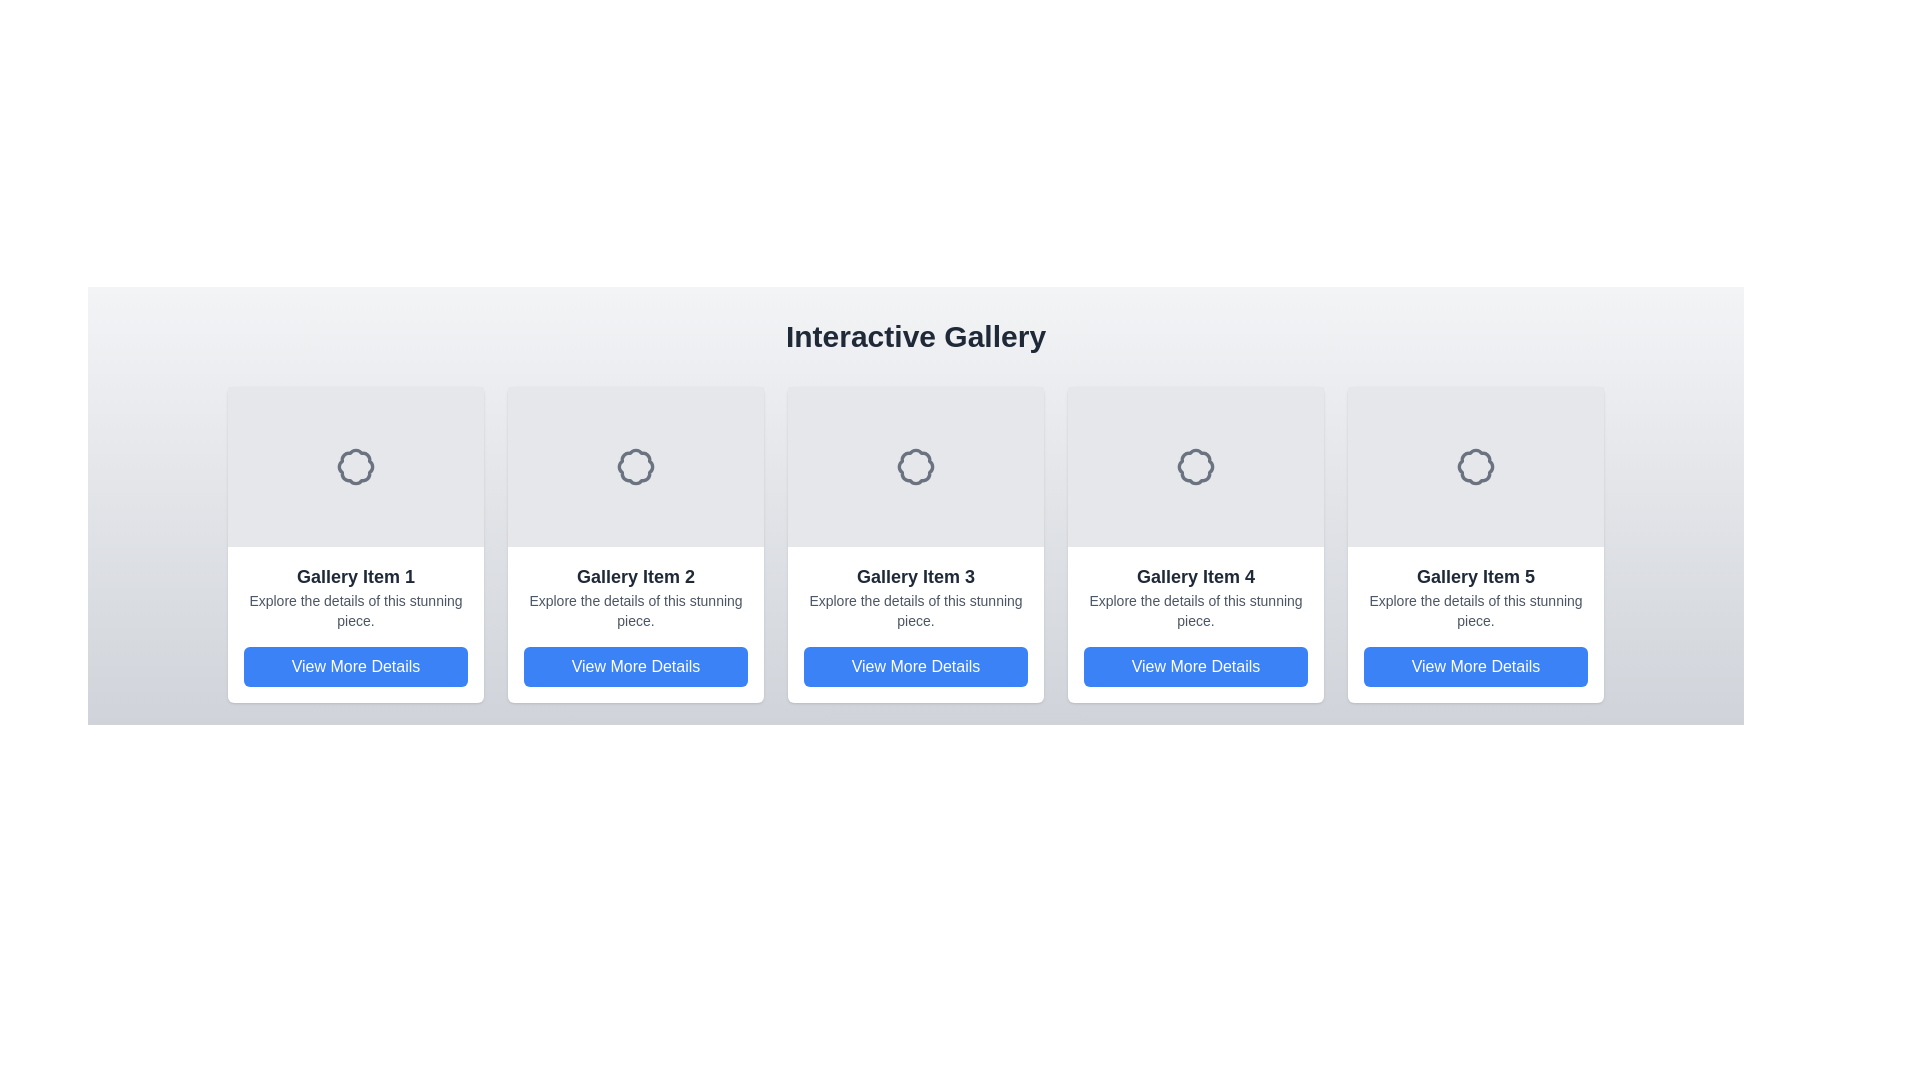 Image resolution: width=1920 pixels, height=1080 pixels. I want to click on the decorative icon representing an award or achievement in the first card of the gallery layout, specifically located in the gray upper section of 'Gallery Item 1', so click(355, 466).